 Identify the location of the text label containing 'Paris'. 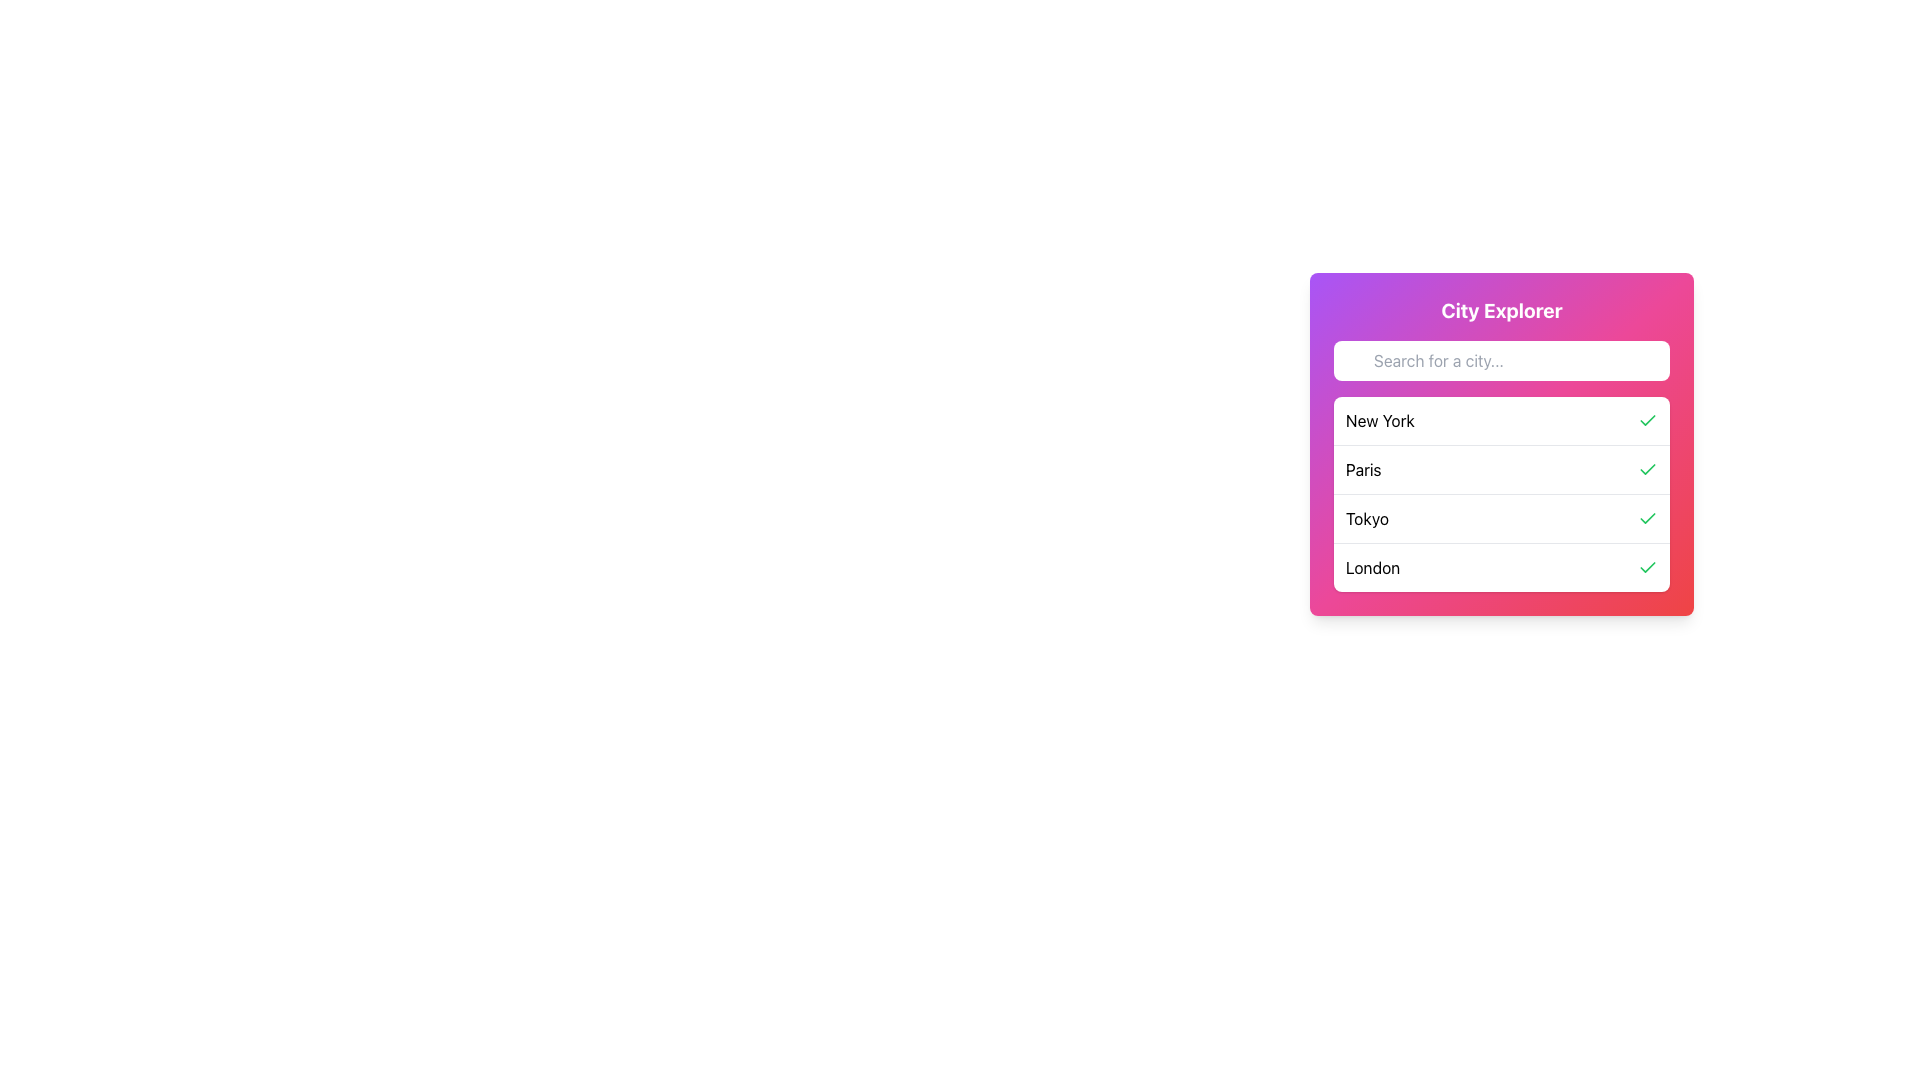
(1362, 470).